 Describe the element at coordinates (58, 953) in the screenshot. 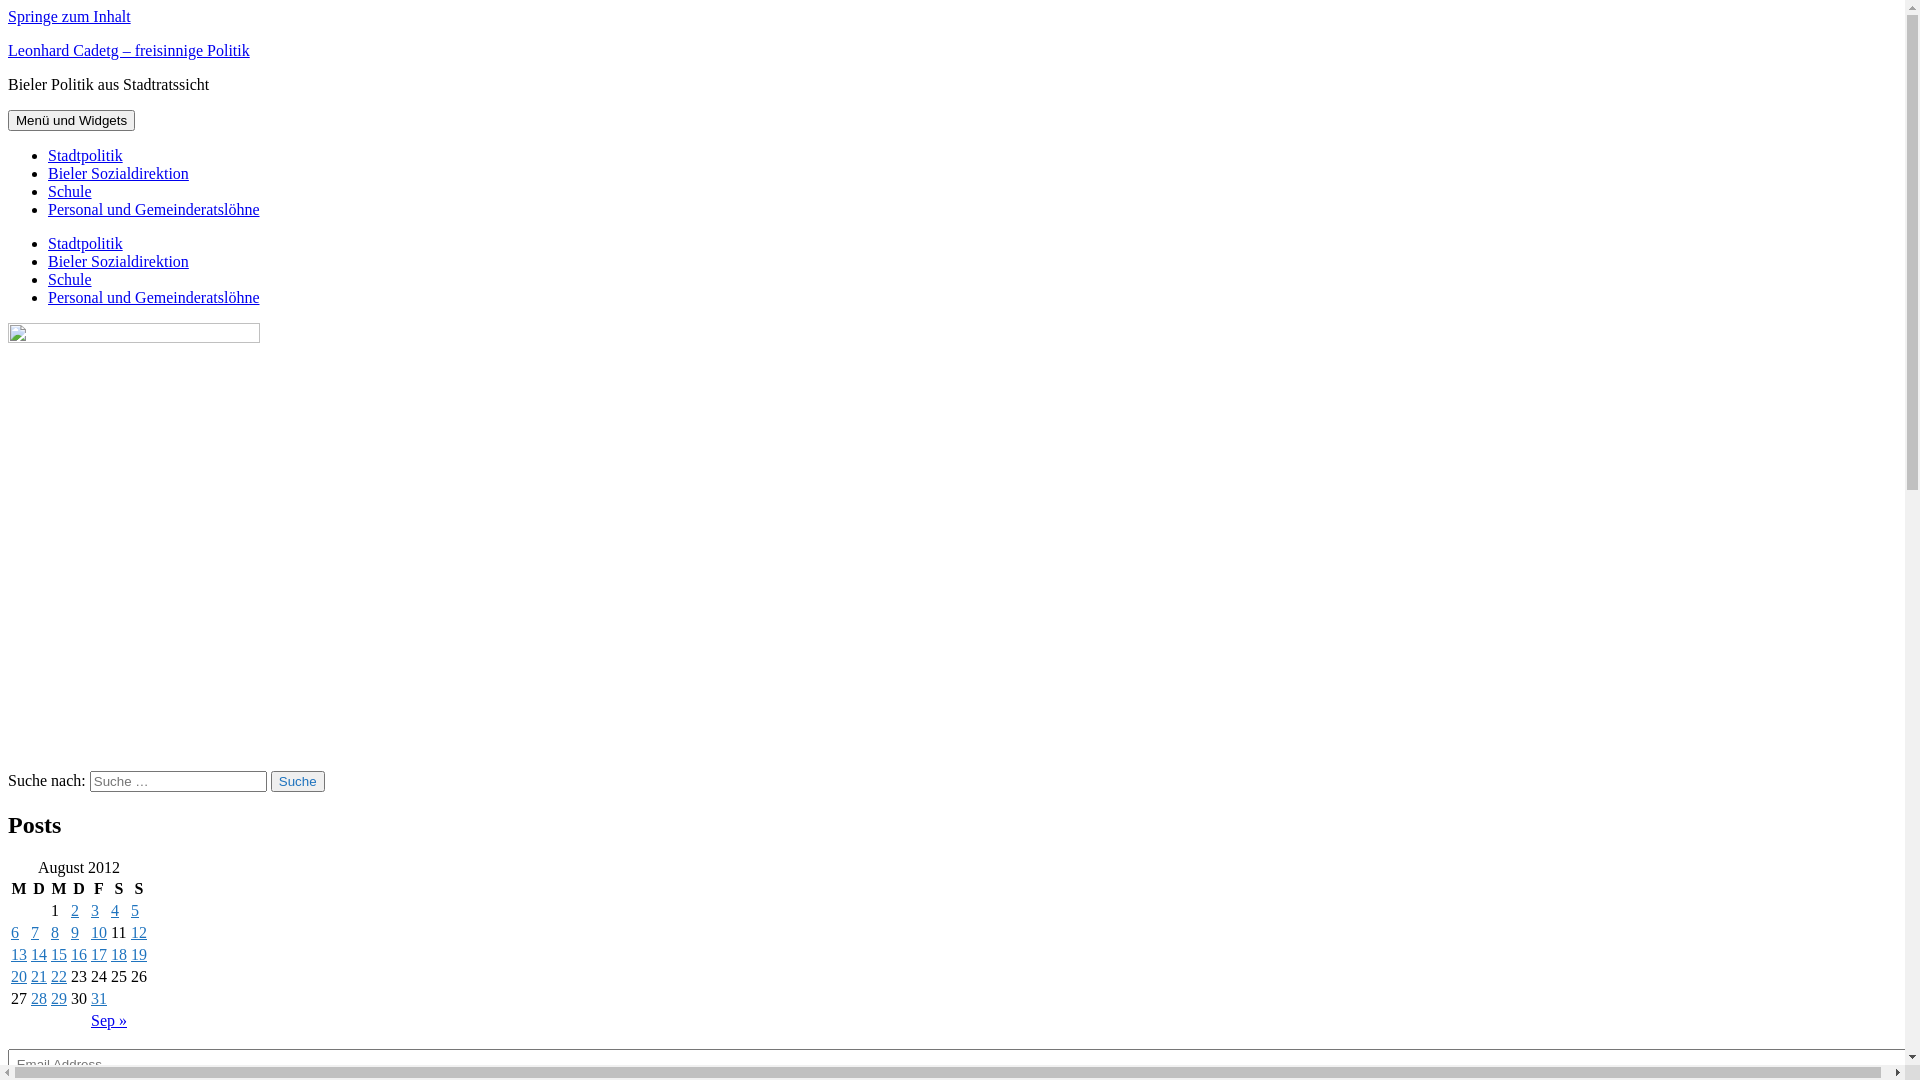

I see `'15'` at that location.